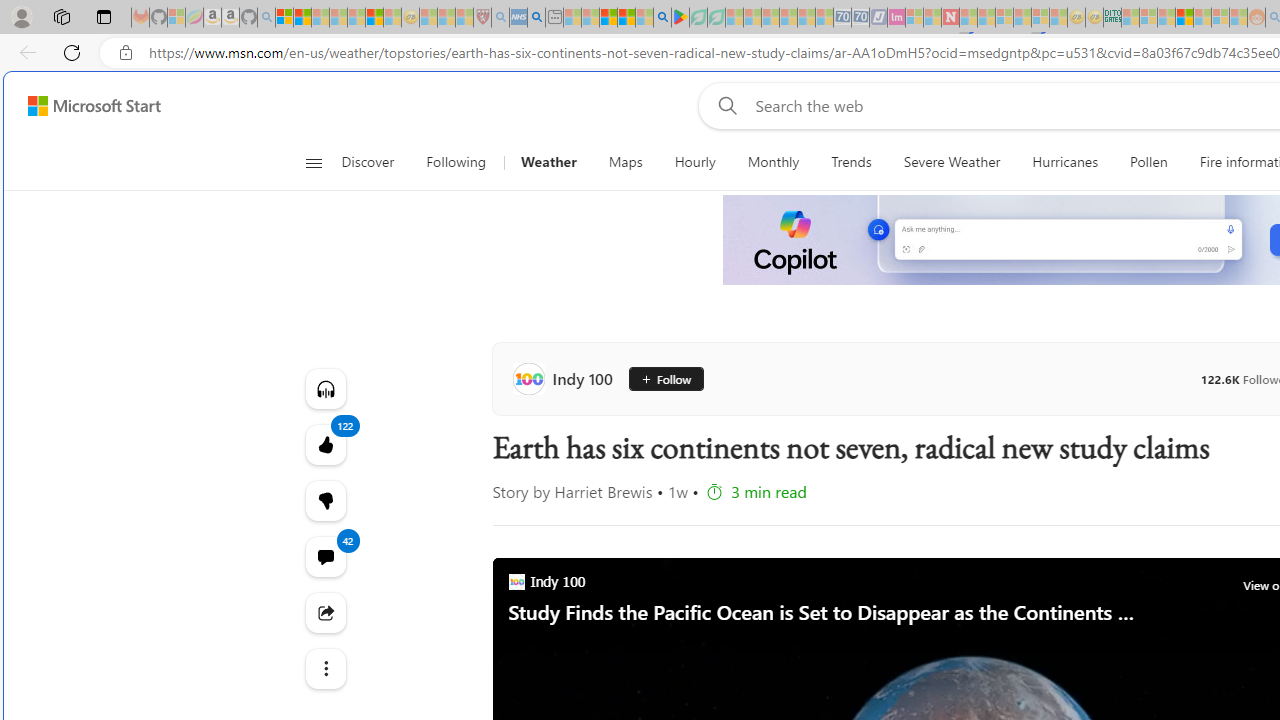 Image resolution: width=1280 pixels, height=720 pixels. I want to click on 'Severe Weather', so click(951, 162).